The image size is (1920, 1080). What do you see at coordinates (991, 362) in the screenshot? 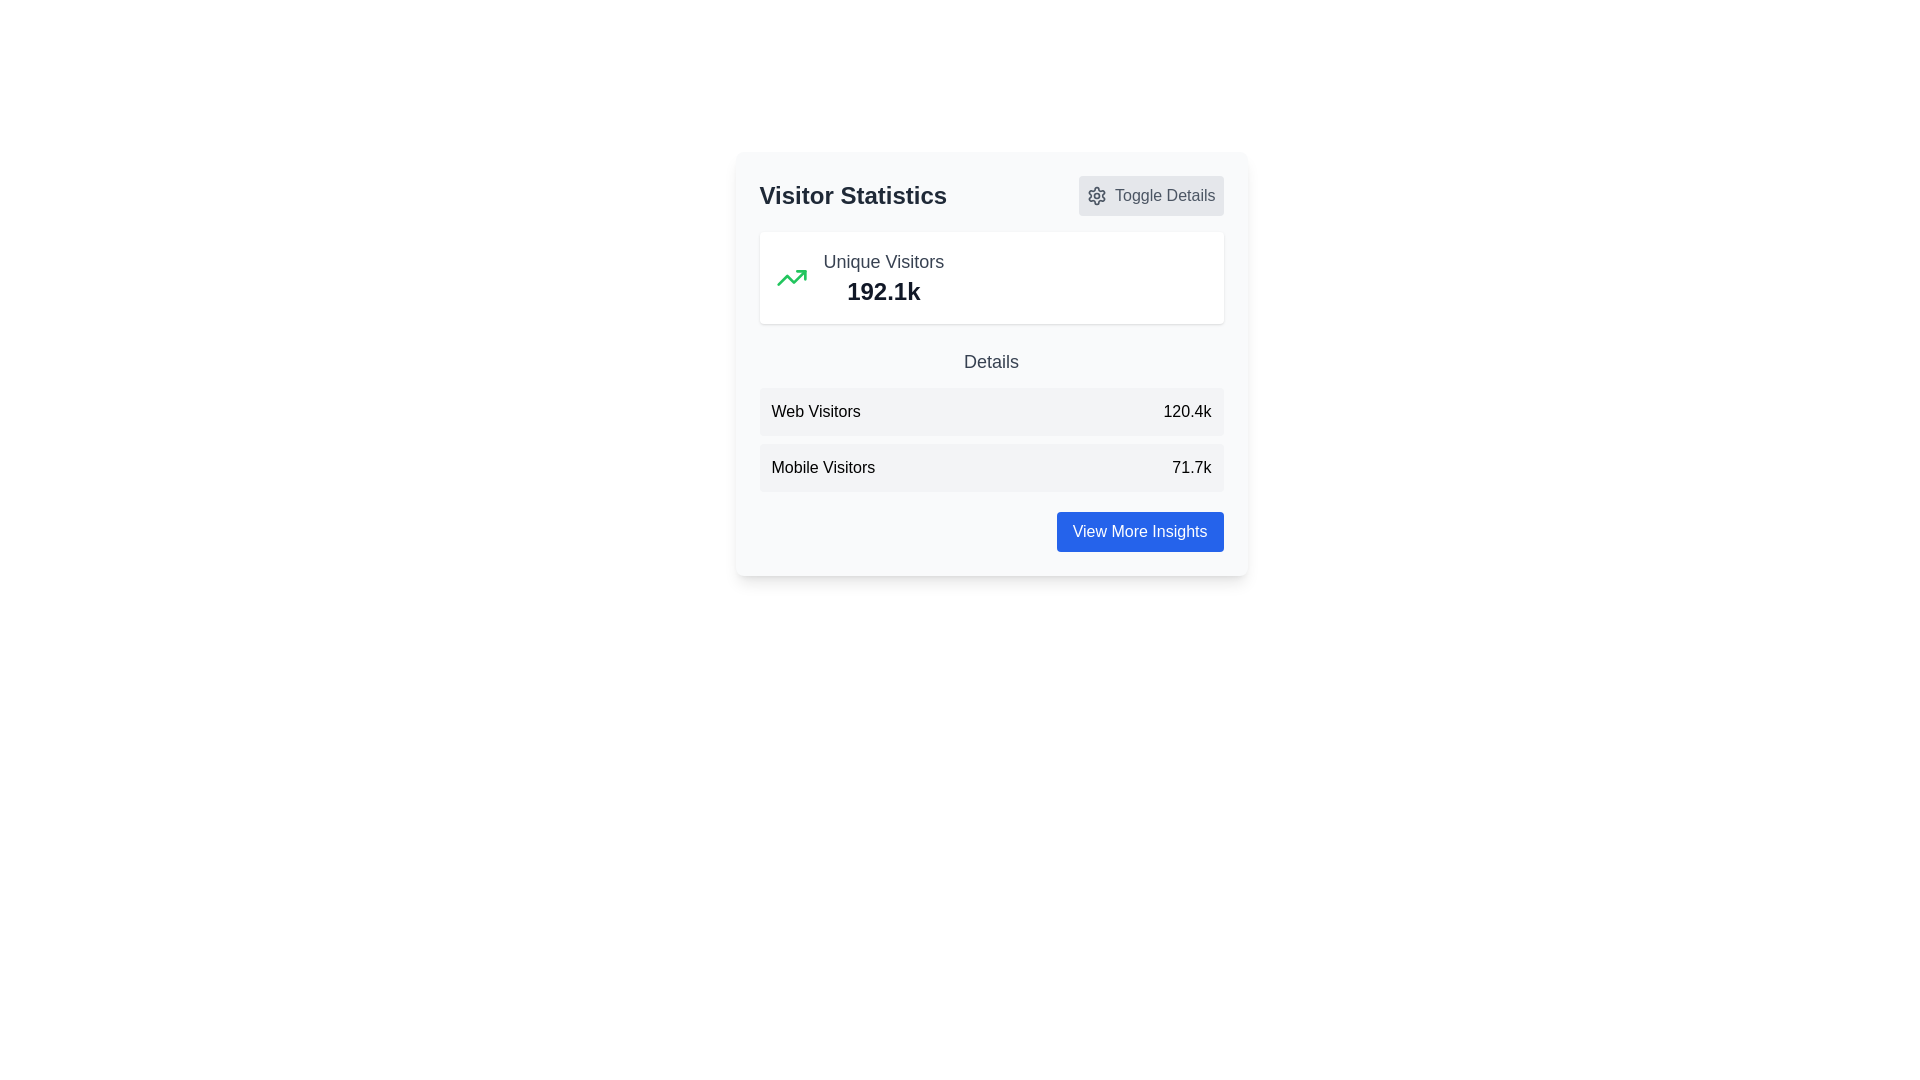
I see `the Text Label that indicates the beginning or context of the data shown below it, positioned above 'Web Visitors' and 'Mobile Visitors'` at bounding box center [991, 362].